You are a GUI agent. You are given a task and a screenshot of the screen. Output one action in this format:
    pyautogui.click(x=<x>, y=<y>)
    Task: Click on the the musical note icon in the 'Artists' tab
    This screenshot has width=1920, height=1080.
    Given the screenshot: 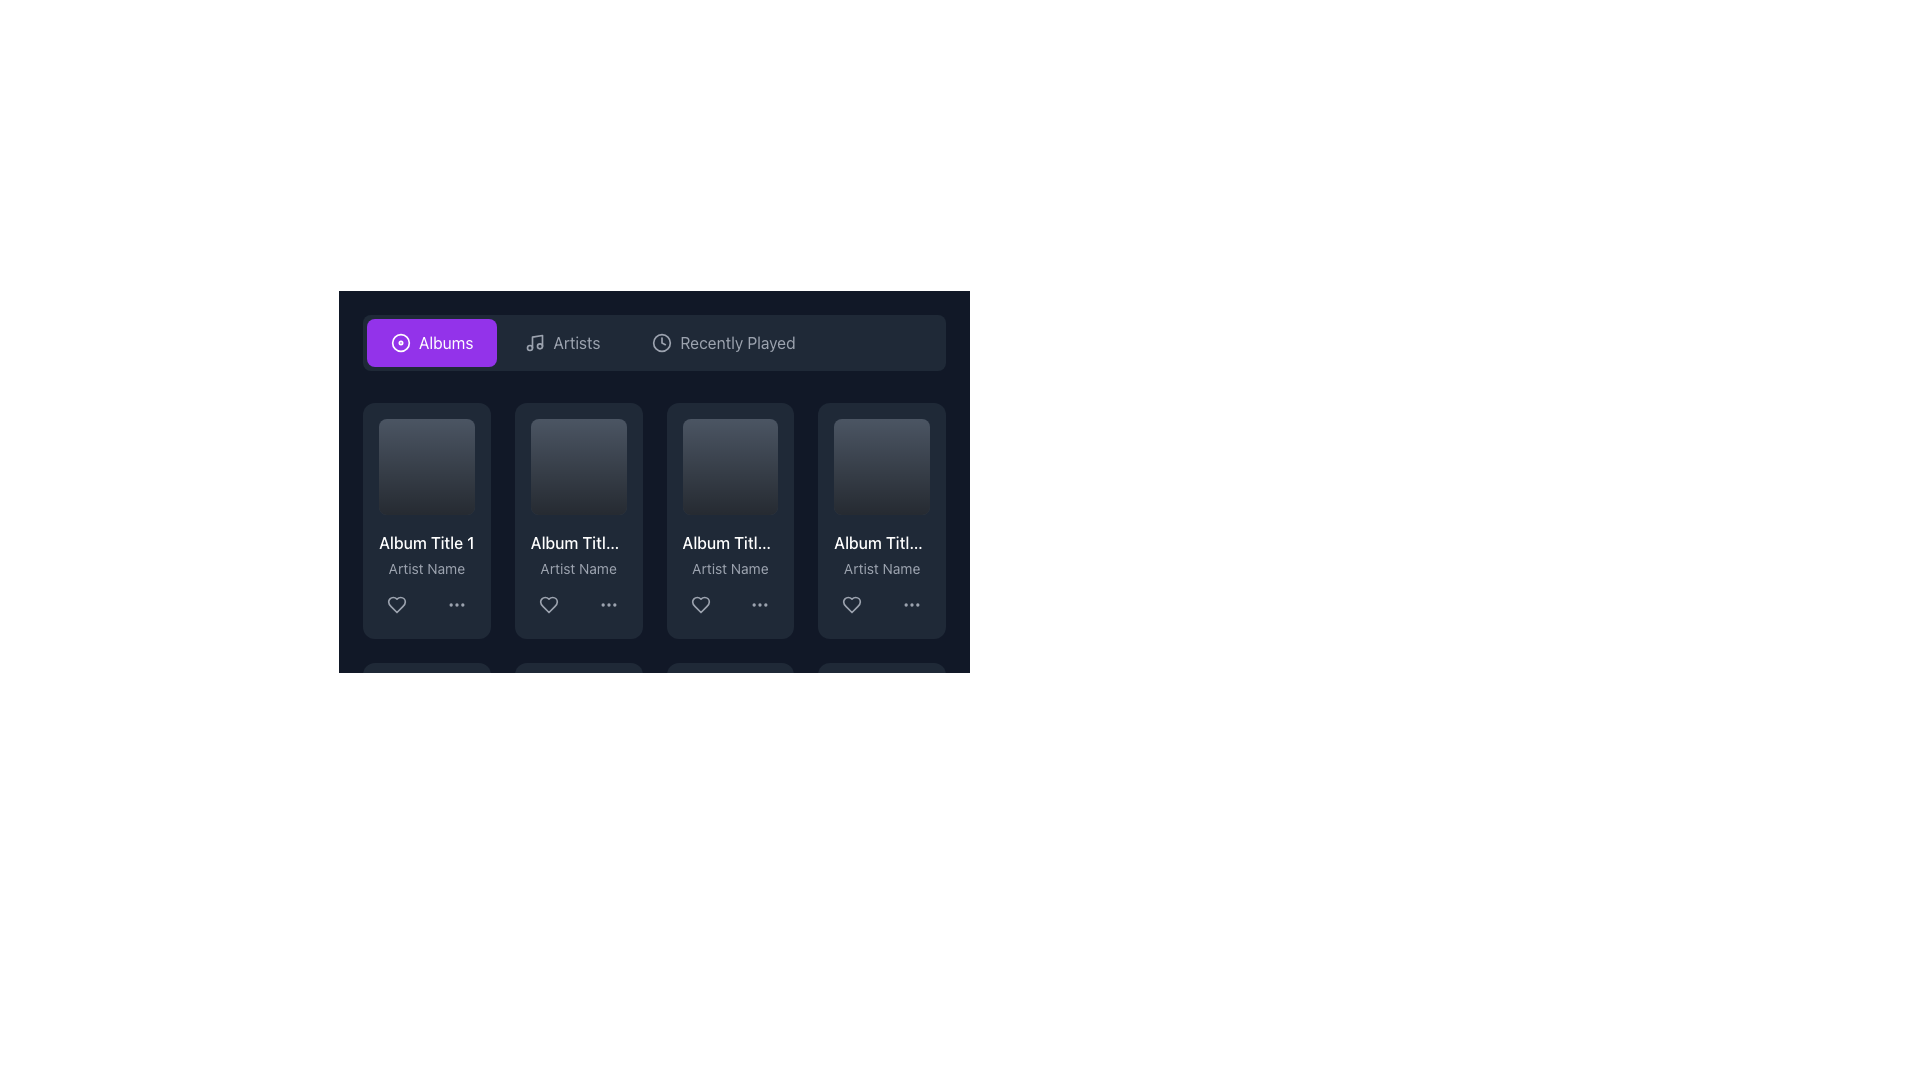 What is the action you would take?
    pyautogui.click(x=534, y=342)
    